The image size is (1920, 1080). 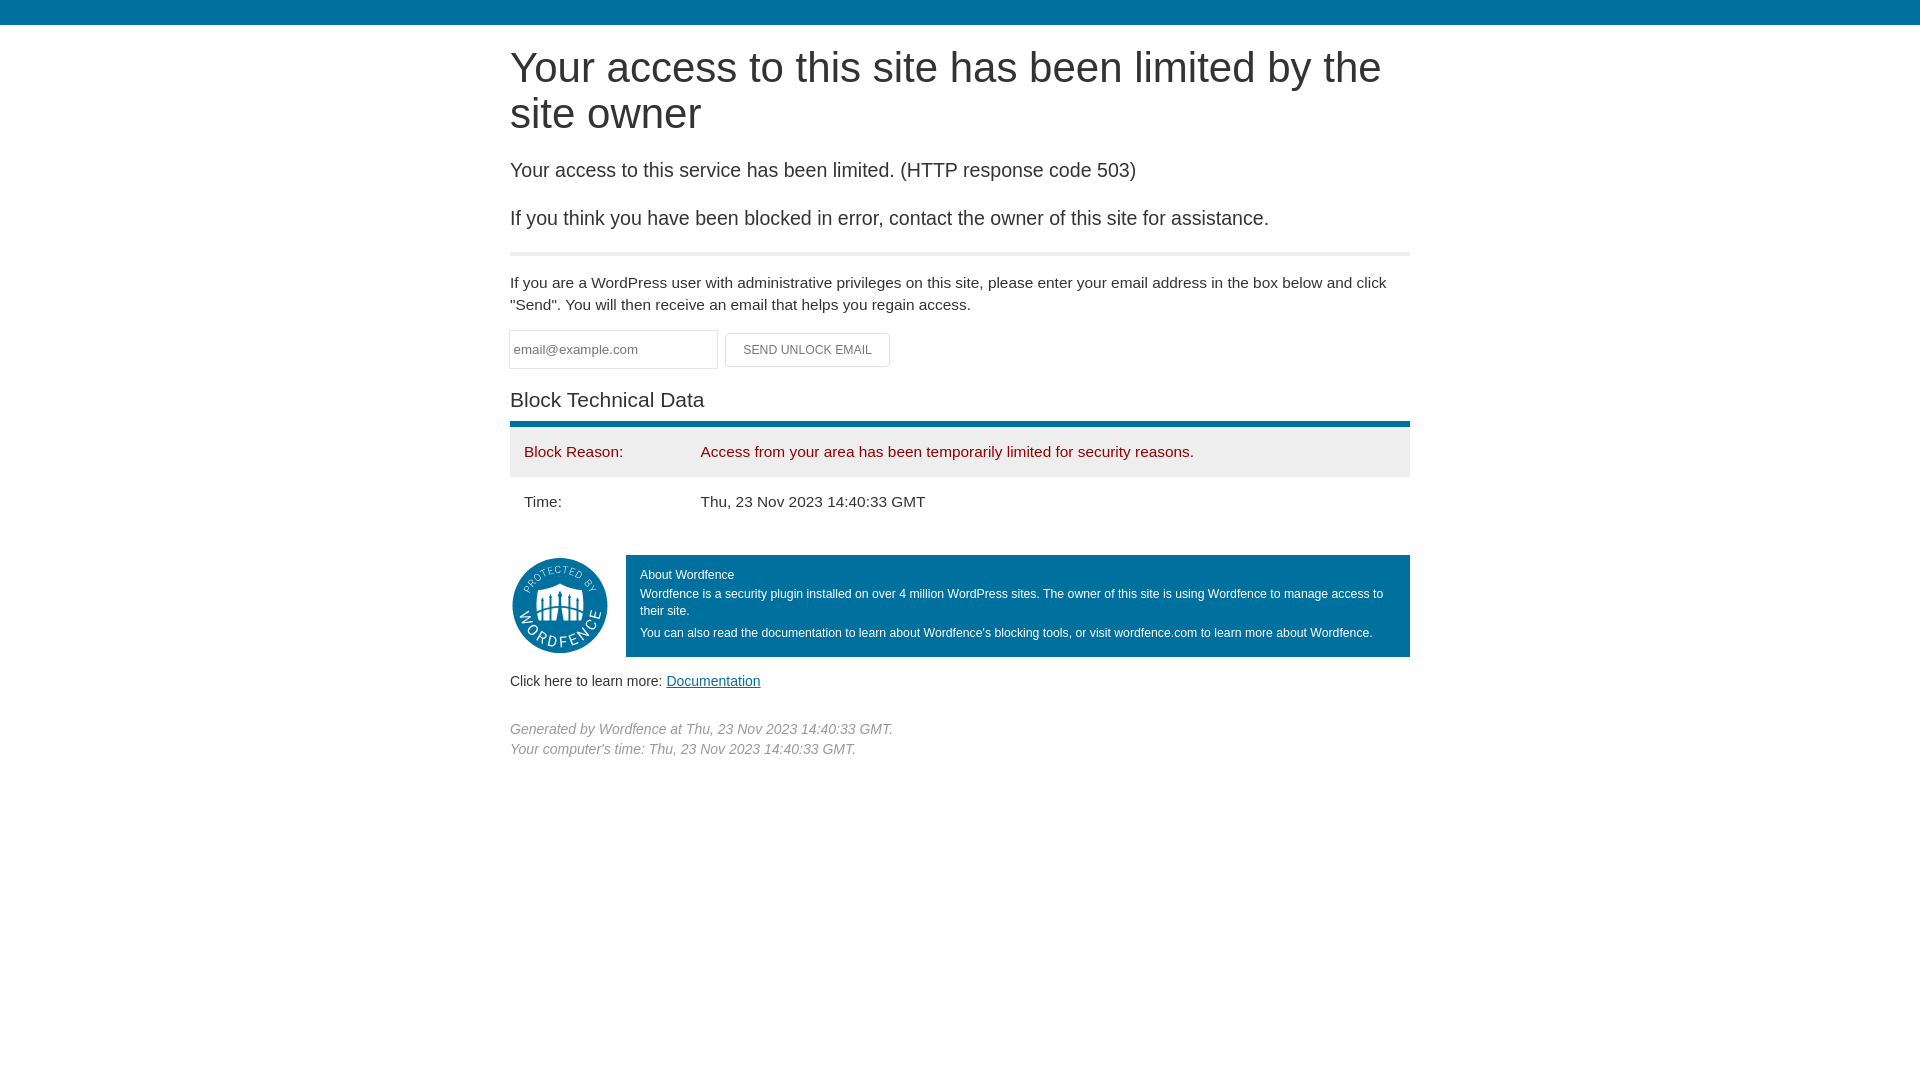 What do you see at coordinates (713, 680) in the screenshot?
I see `'Documentation'` at bounding box center [713, 680].